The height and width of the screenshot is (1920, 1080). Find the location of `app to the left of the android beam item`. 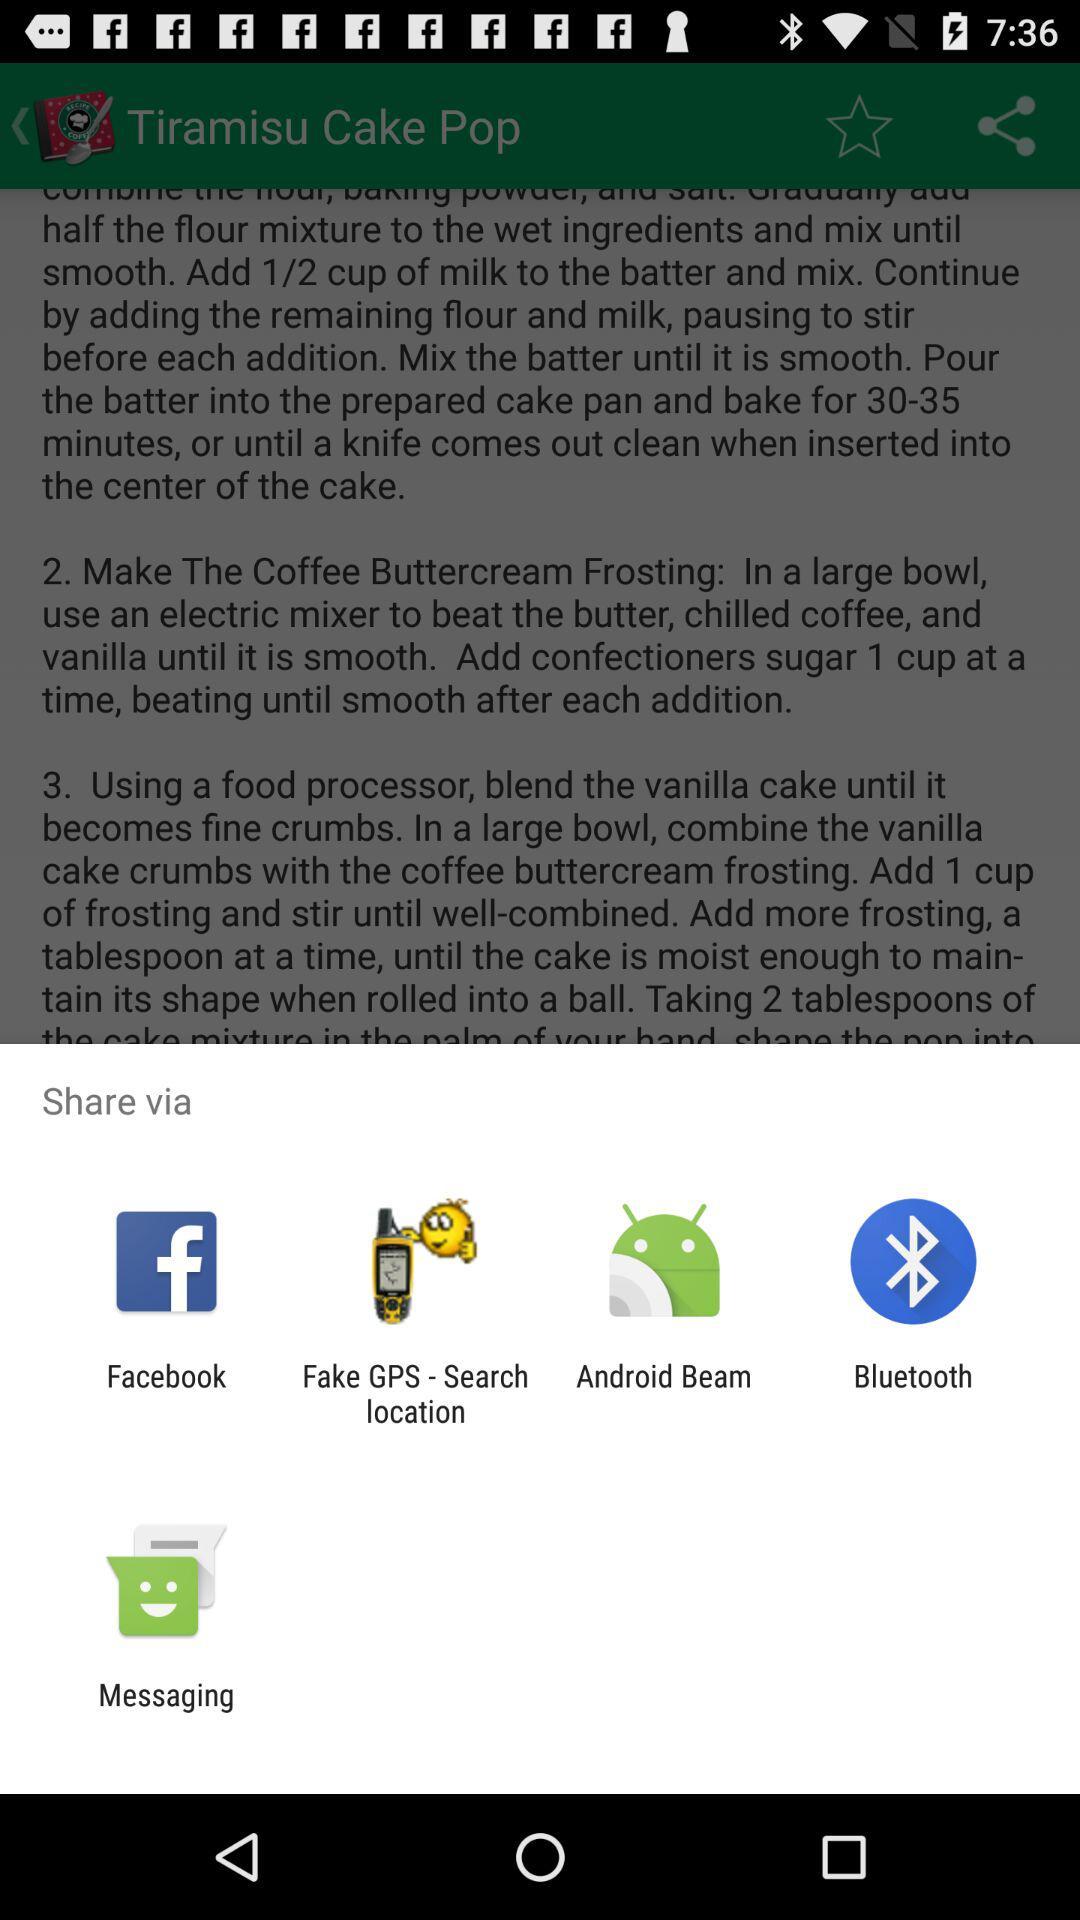

app to the left of the android beam item is located at coordinates (414, 1392).